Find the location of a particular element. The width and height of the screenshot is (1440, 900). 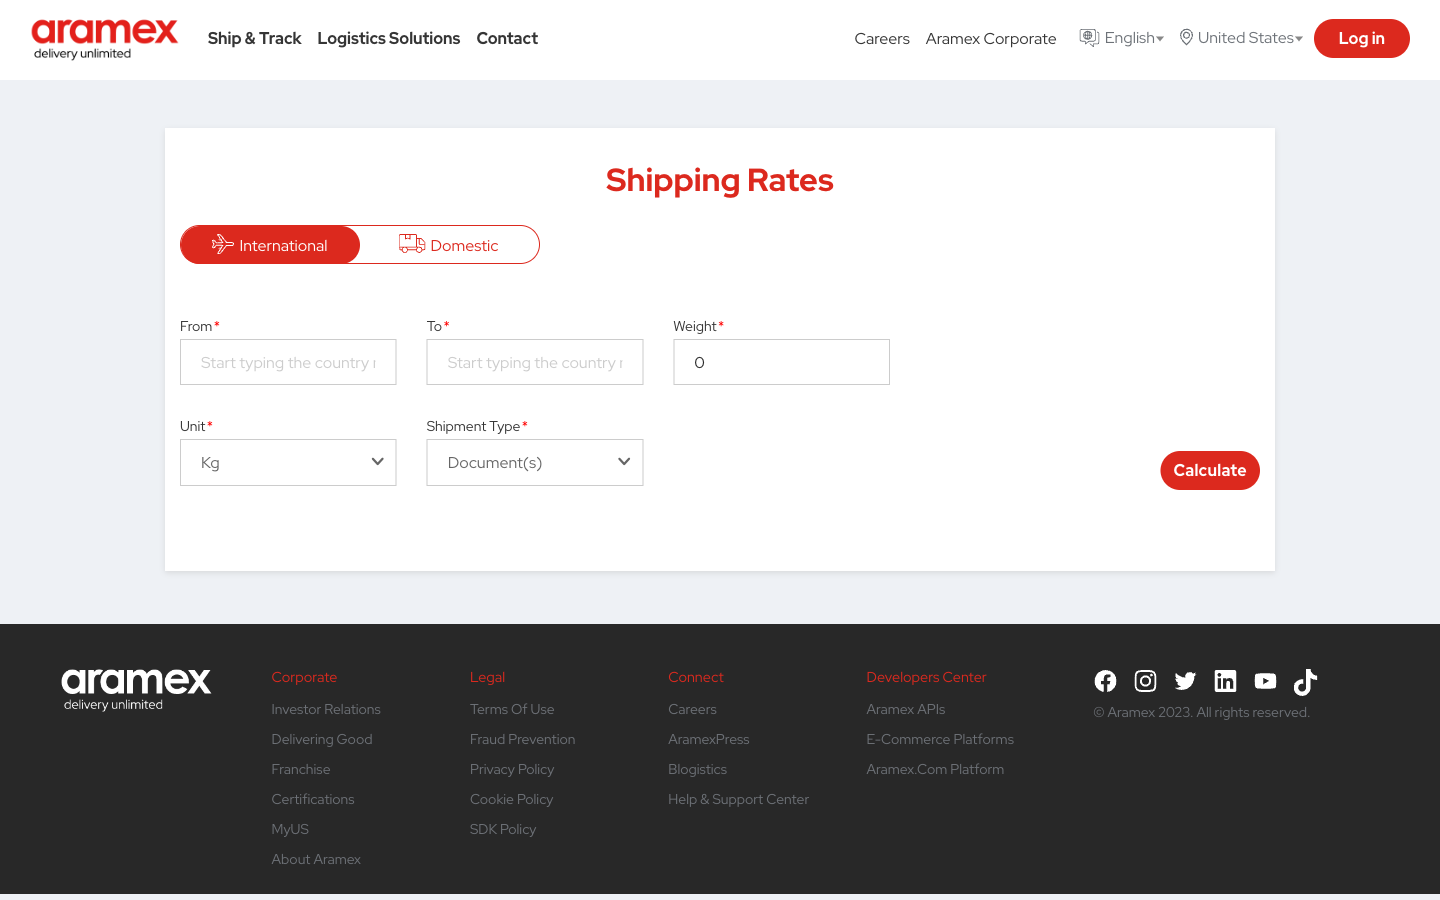

Retrieve the home page by using the bottom left side panel button is located at coordinates (135, 679).